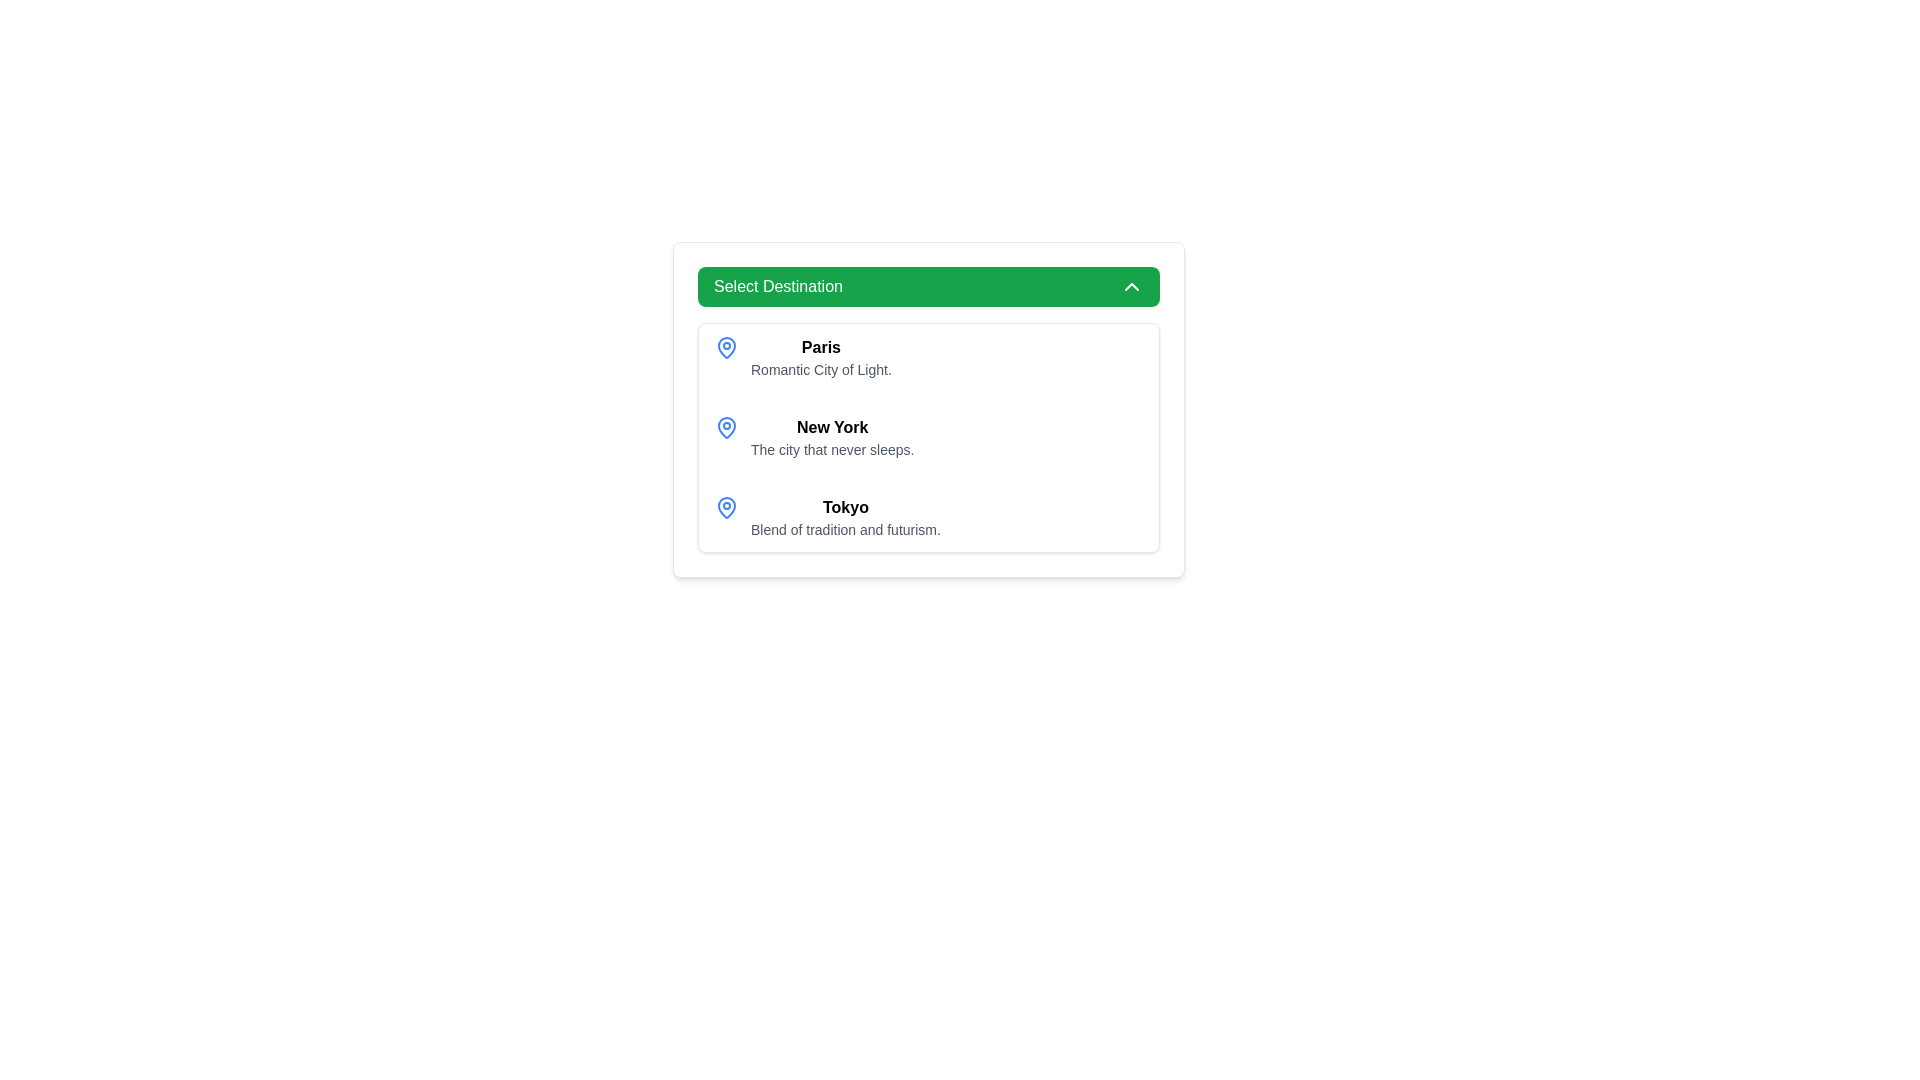 Image resolution: width=1920 pixels, height=1080 pixels. What do you see at coordinates (928, 516) in the screenshot?
I see `the third item in the dropdown menu` at bounding box center [928, 516].